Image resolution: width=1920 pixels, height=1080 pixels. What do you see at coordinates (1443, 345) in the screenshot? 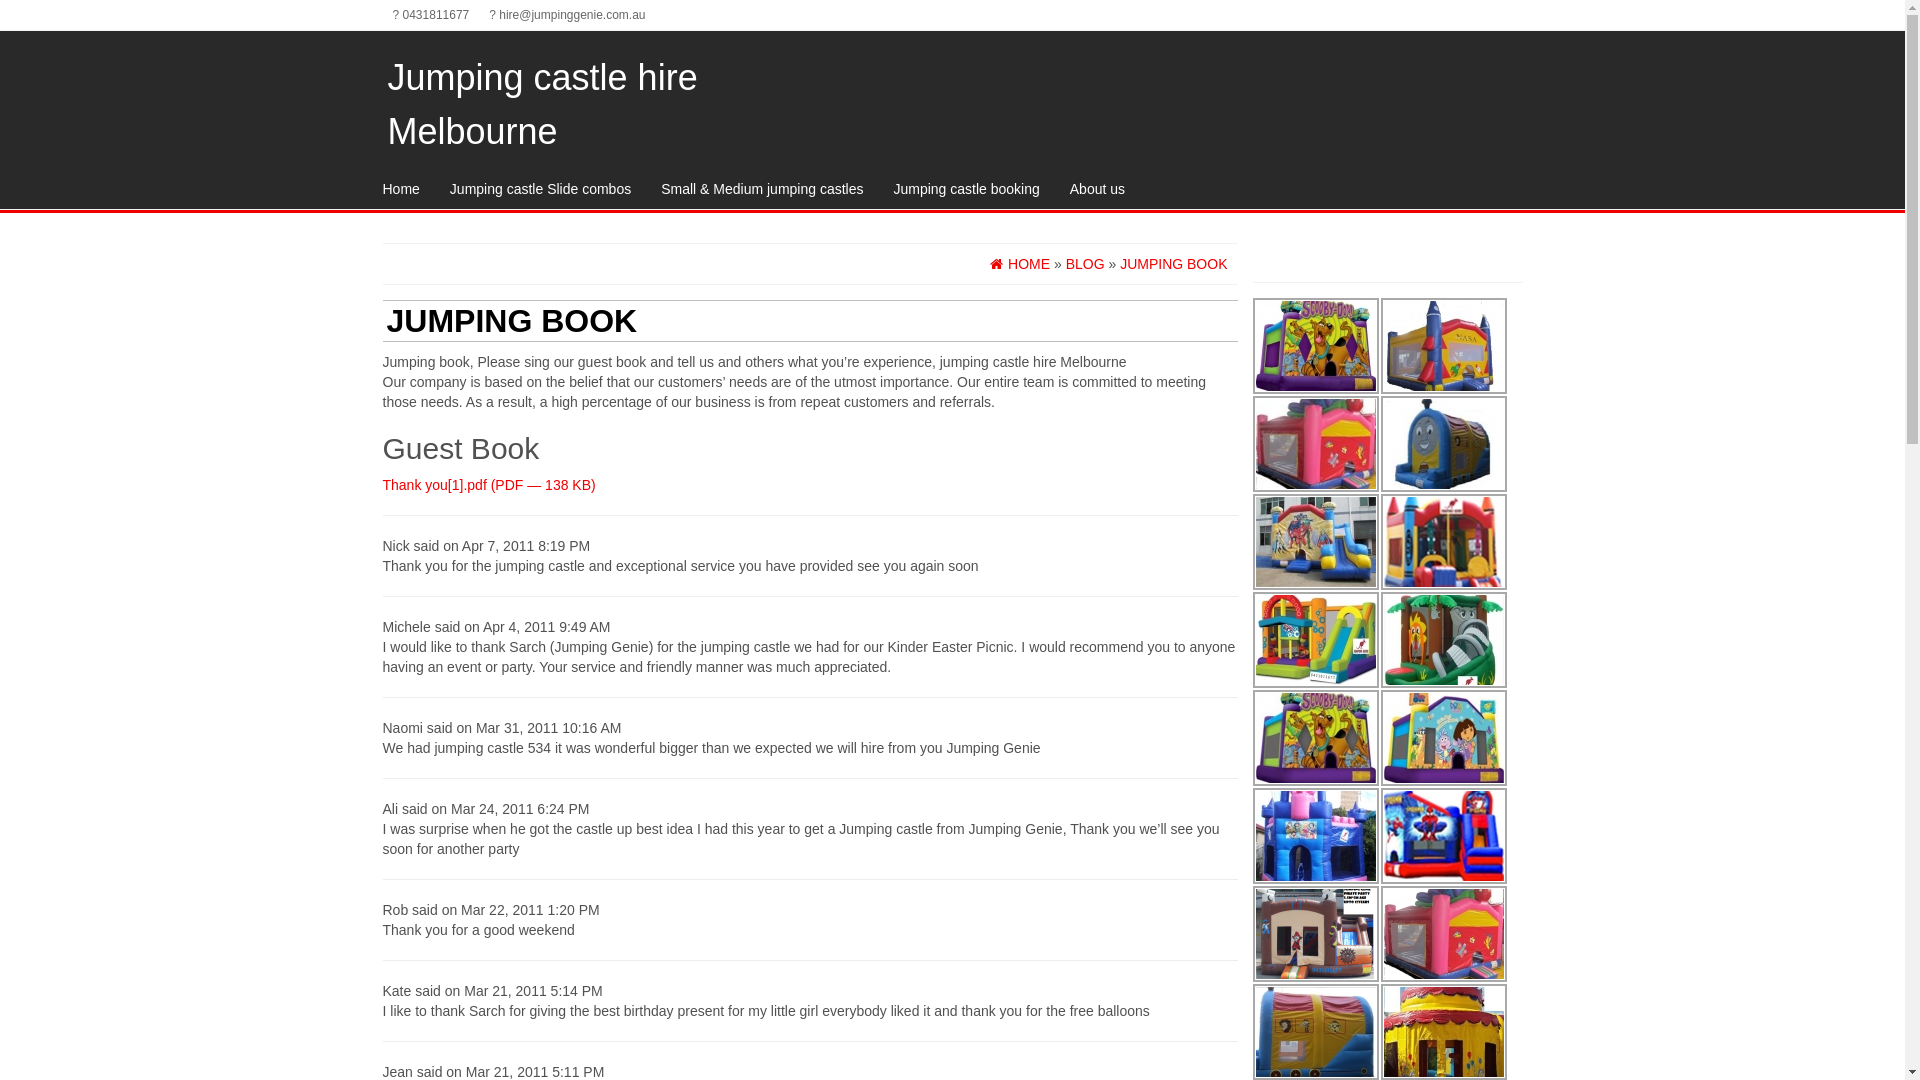
I see `'rocket 05.jpg'` at bounding box center [1443, 345].